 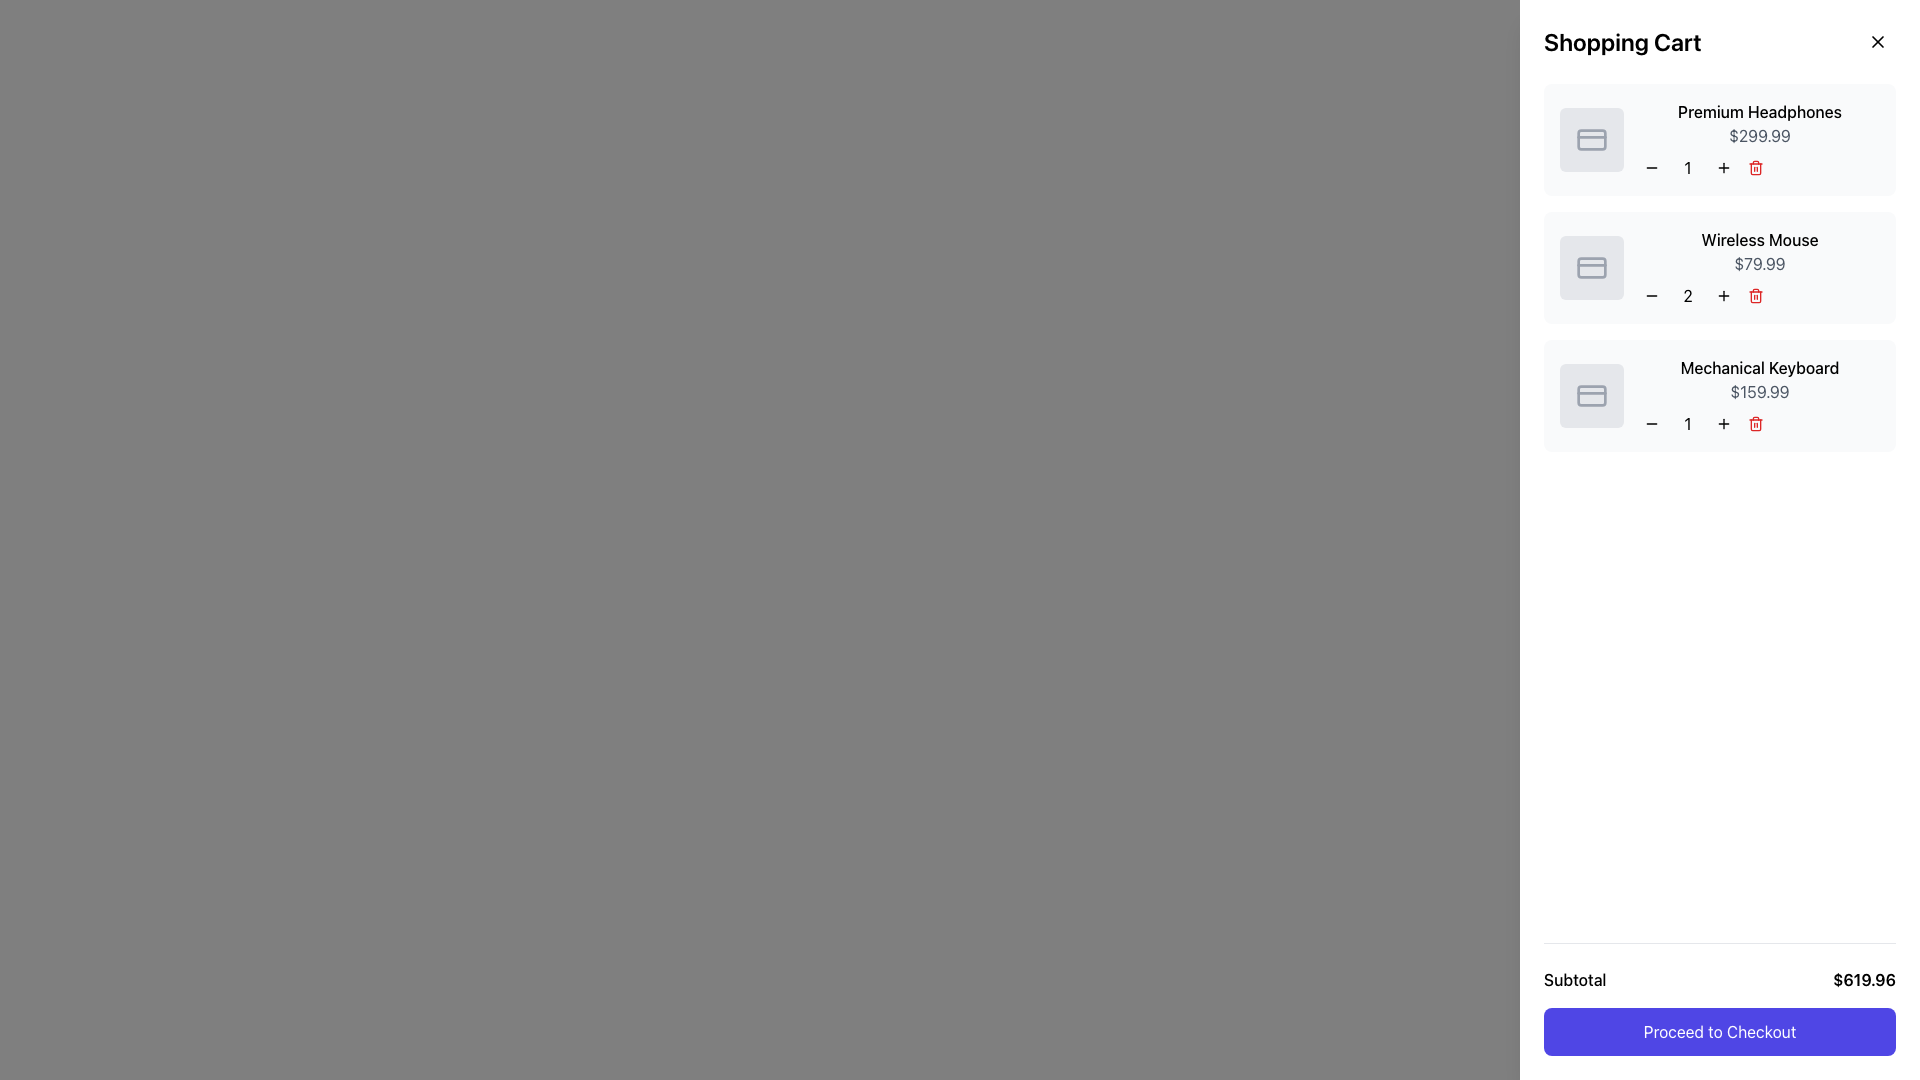 I want to click on the price label displaying '$299.99' in gray font, located below 'Premium Headphones' in the shopping cart interface, so click(x=1760, y=135).